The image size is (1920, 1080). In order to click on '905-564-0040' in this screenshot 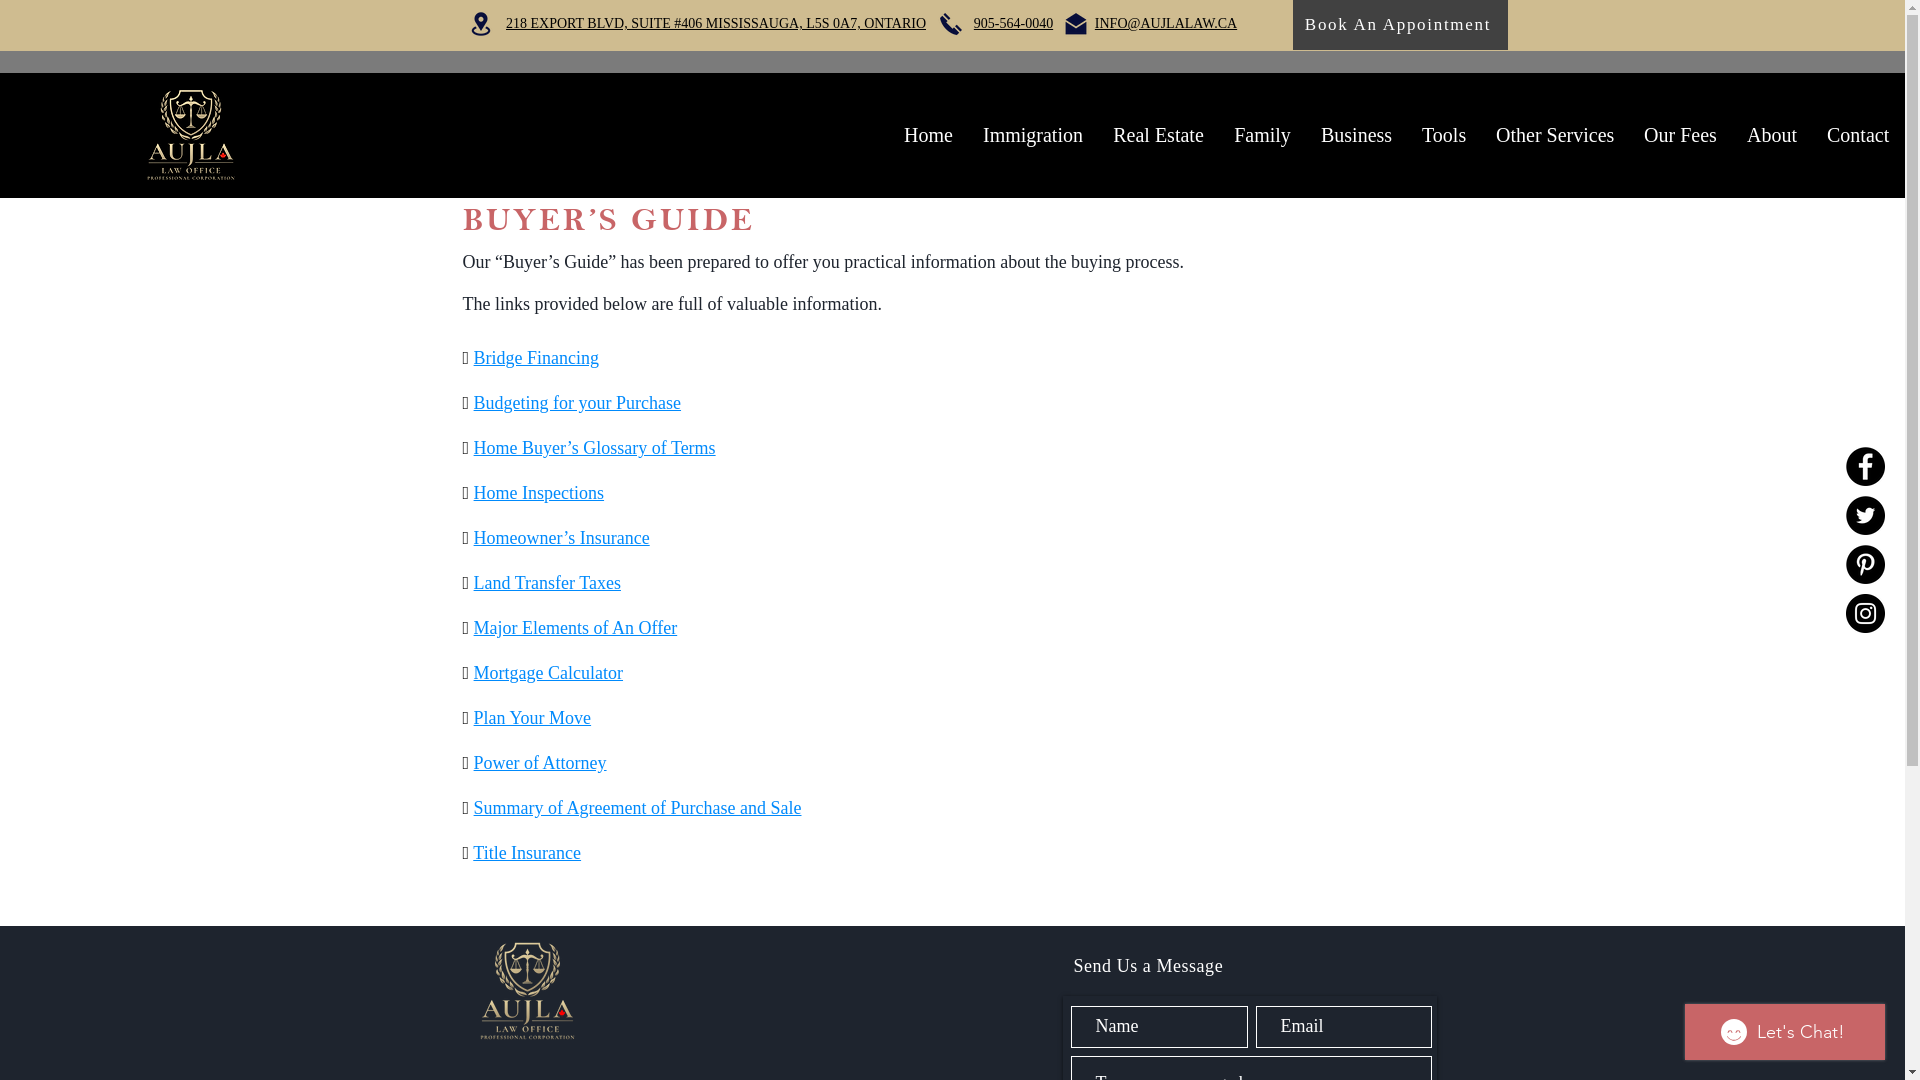, I will do `click(1013, 23)`.